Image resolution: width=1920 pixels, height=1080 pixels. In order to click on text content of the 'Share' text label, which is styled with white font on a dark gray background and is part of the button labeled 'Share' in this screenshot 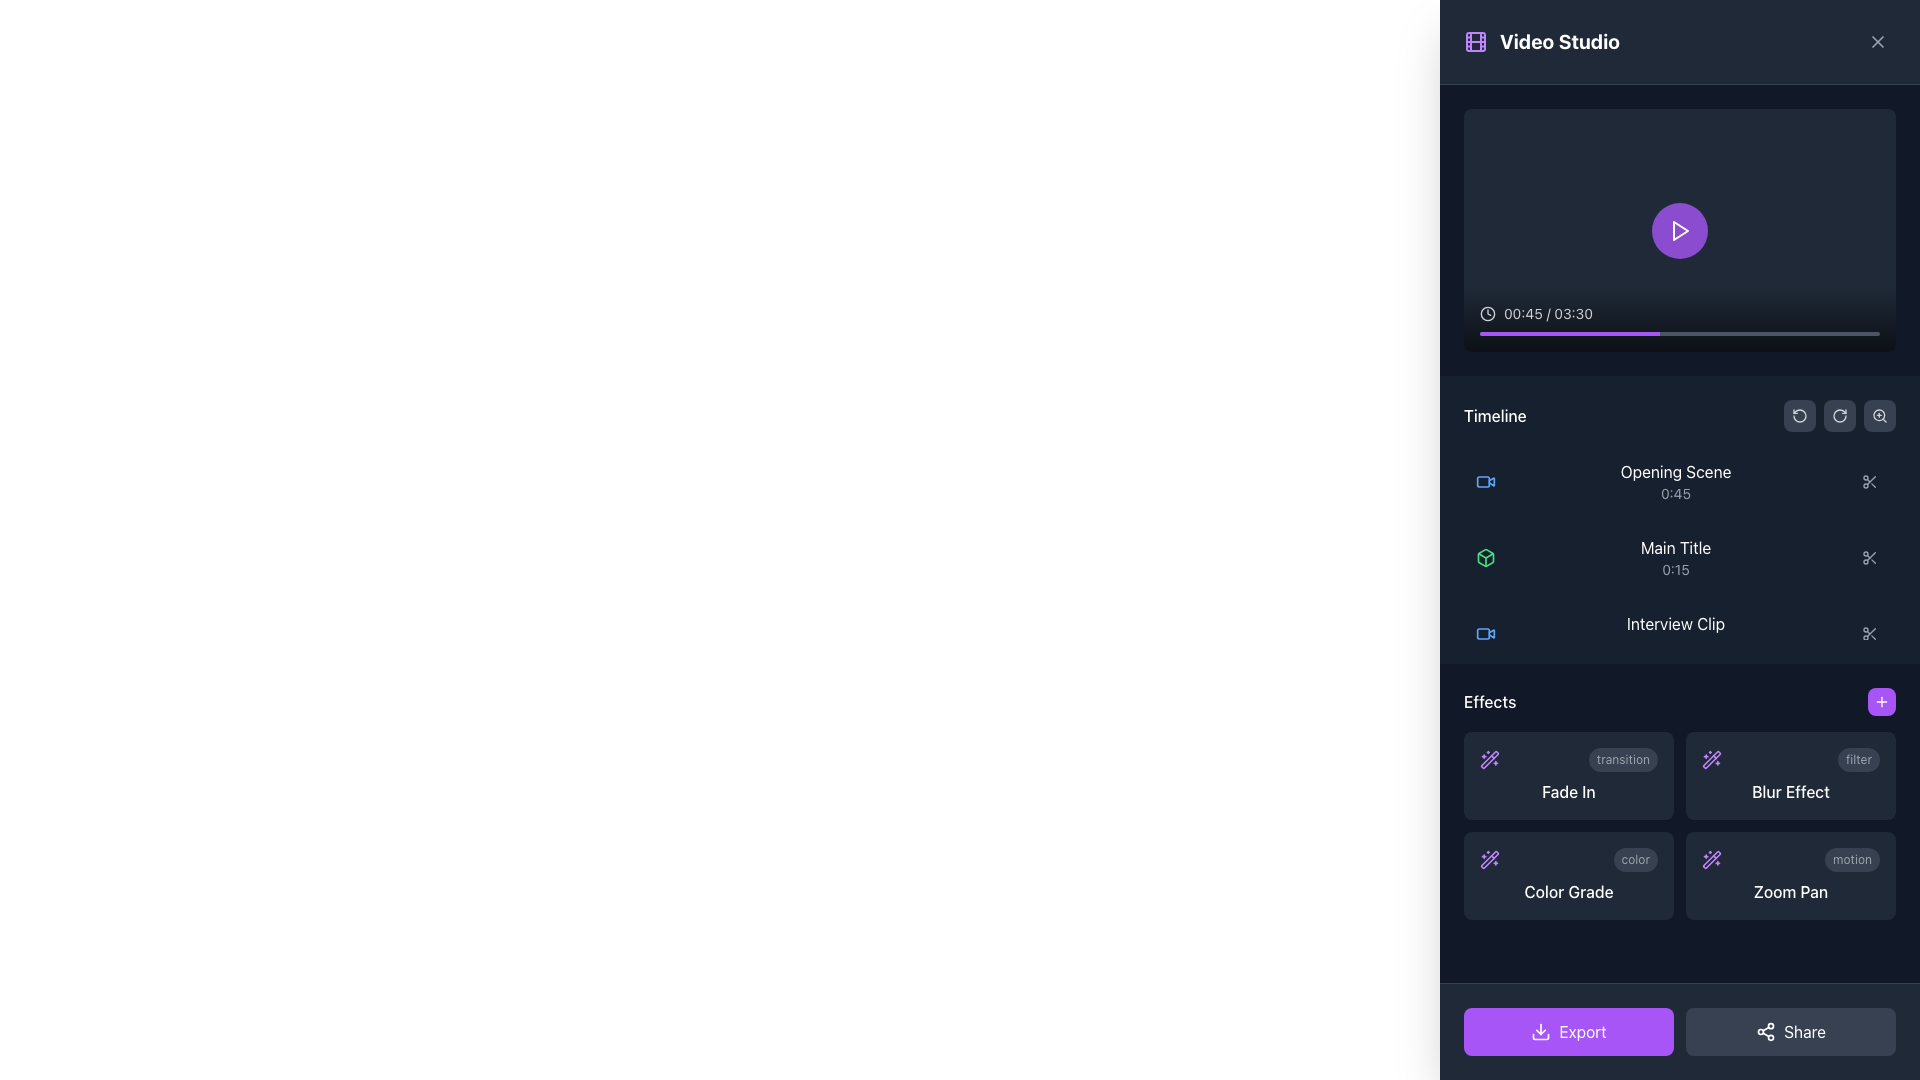, I will do `click(1804, 1032)`.